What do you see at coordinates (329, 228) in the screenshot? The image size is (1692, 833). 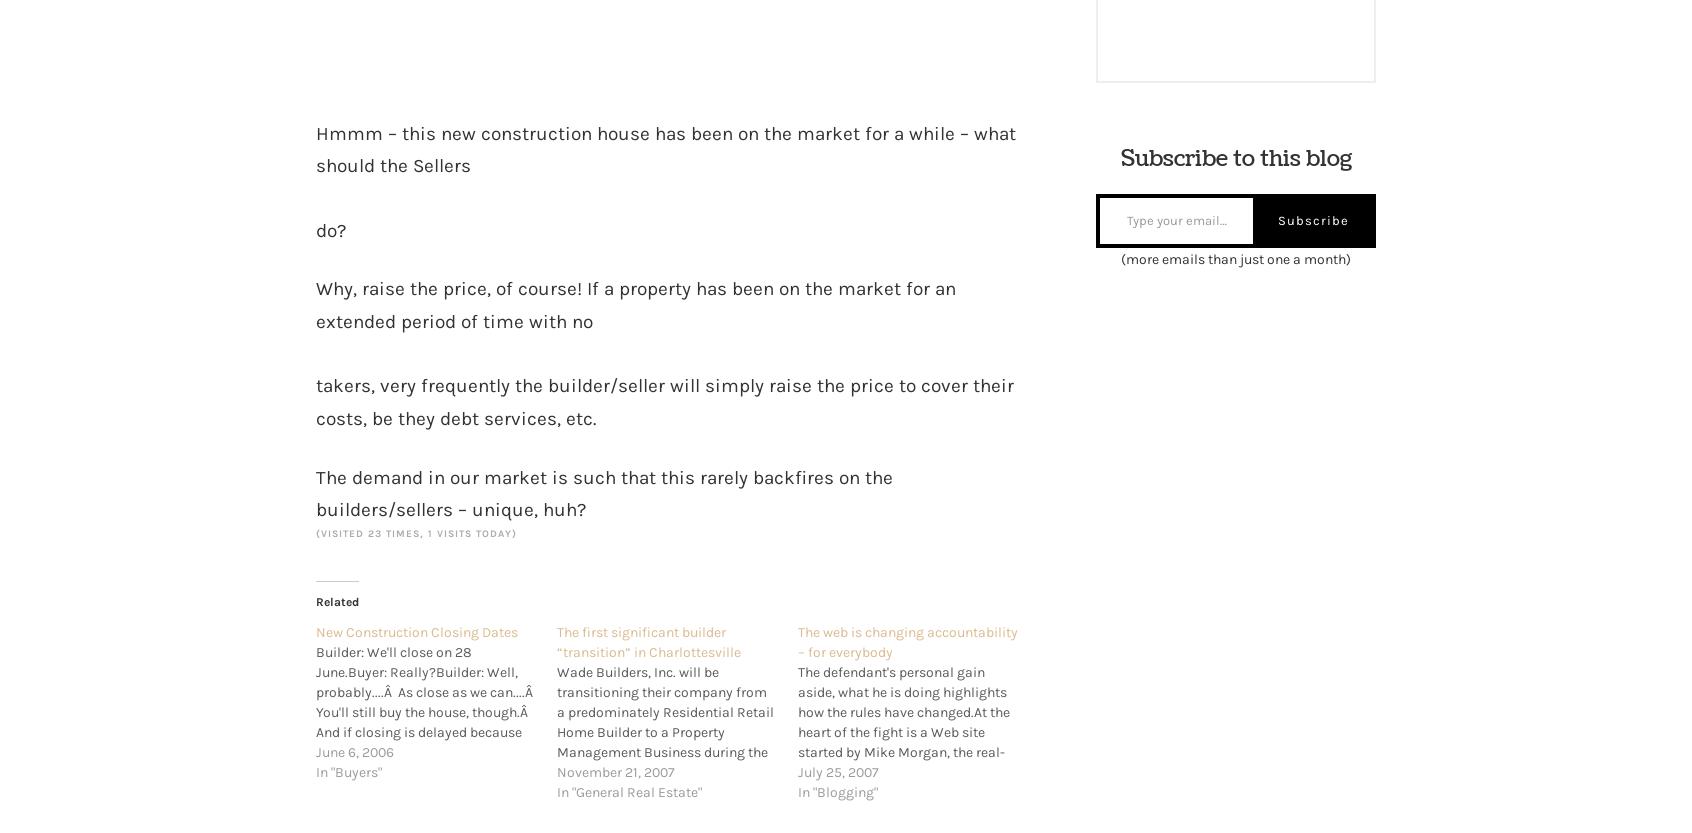 I see `'do?'` at bounding box center [329, 228].